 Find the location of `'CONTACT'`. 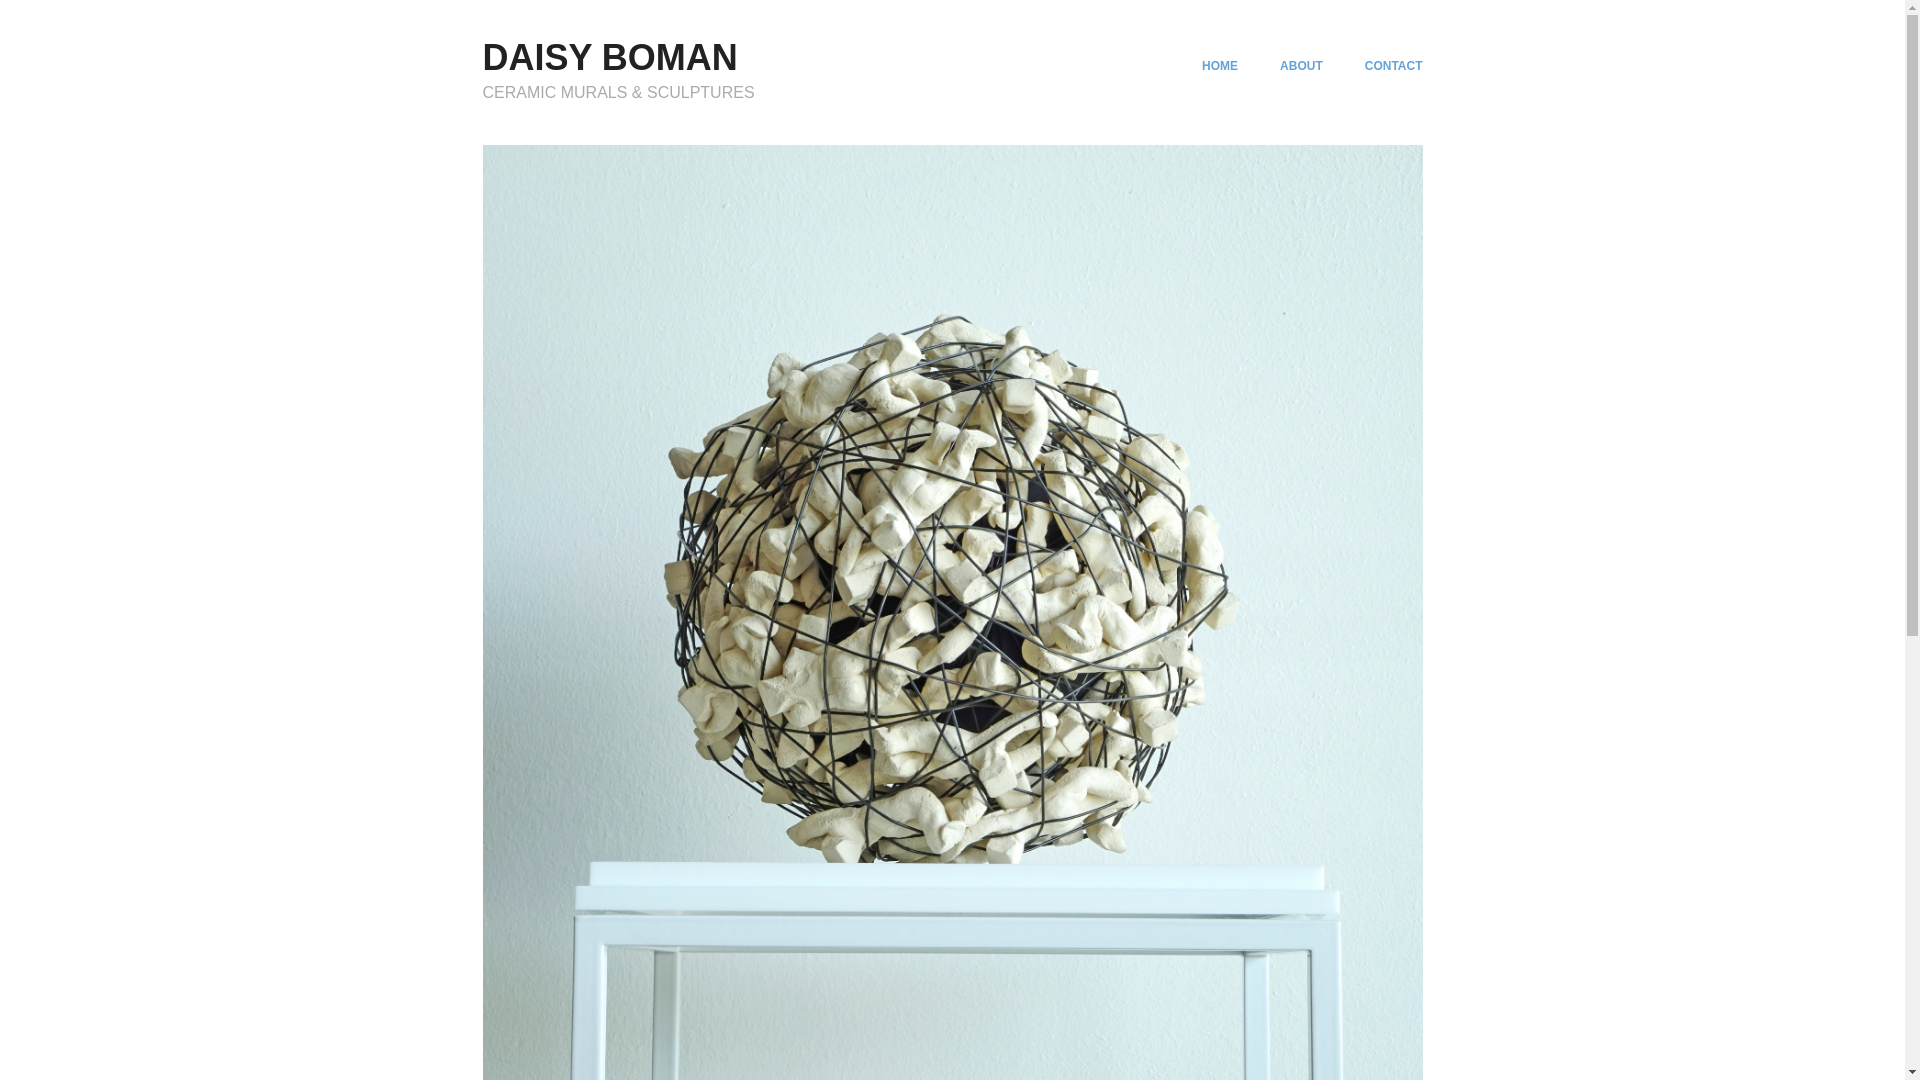

'CONTACT' is located at coordinates (1392, 64).